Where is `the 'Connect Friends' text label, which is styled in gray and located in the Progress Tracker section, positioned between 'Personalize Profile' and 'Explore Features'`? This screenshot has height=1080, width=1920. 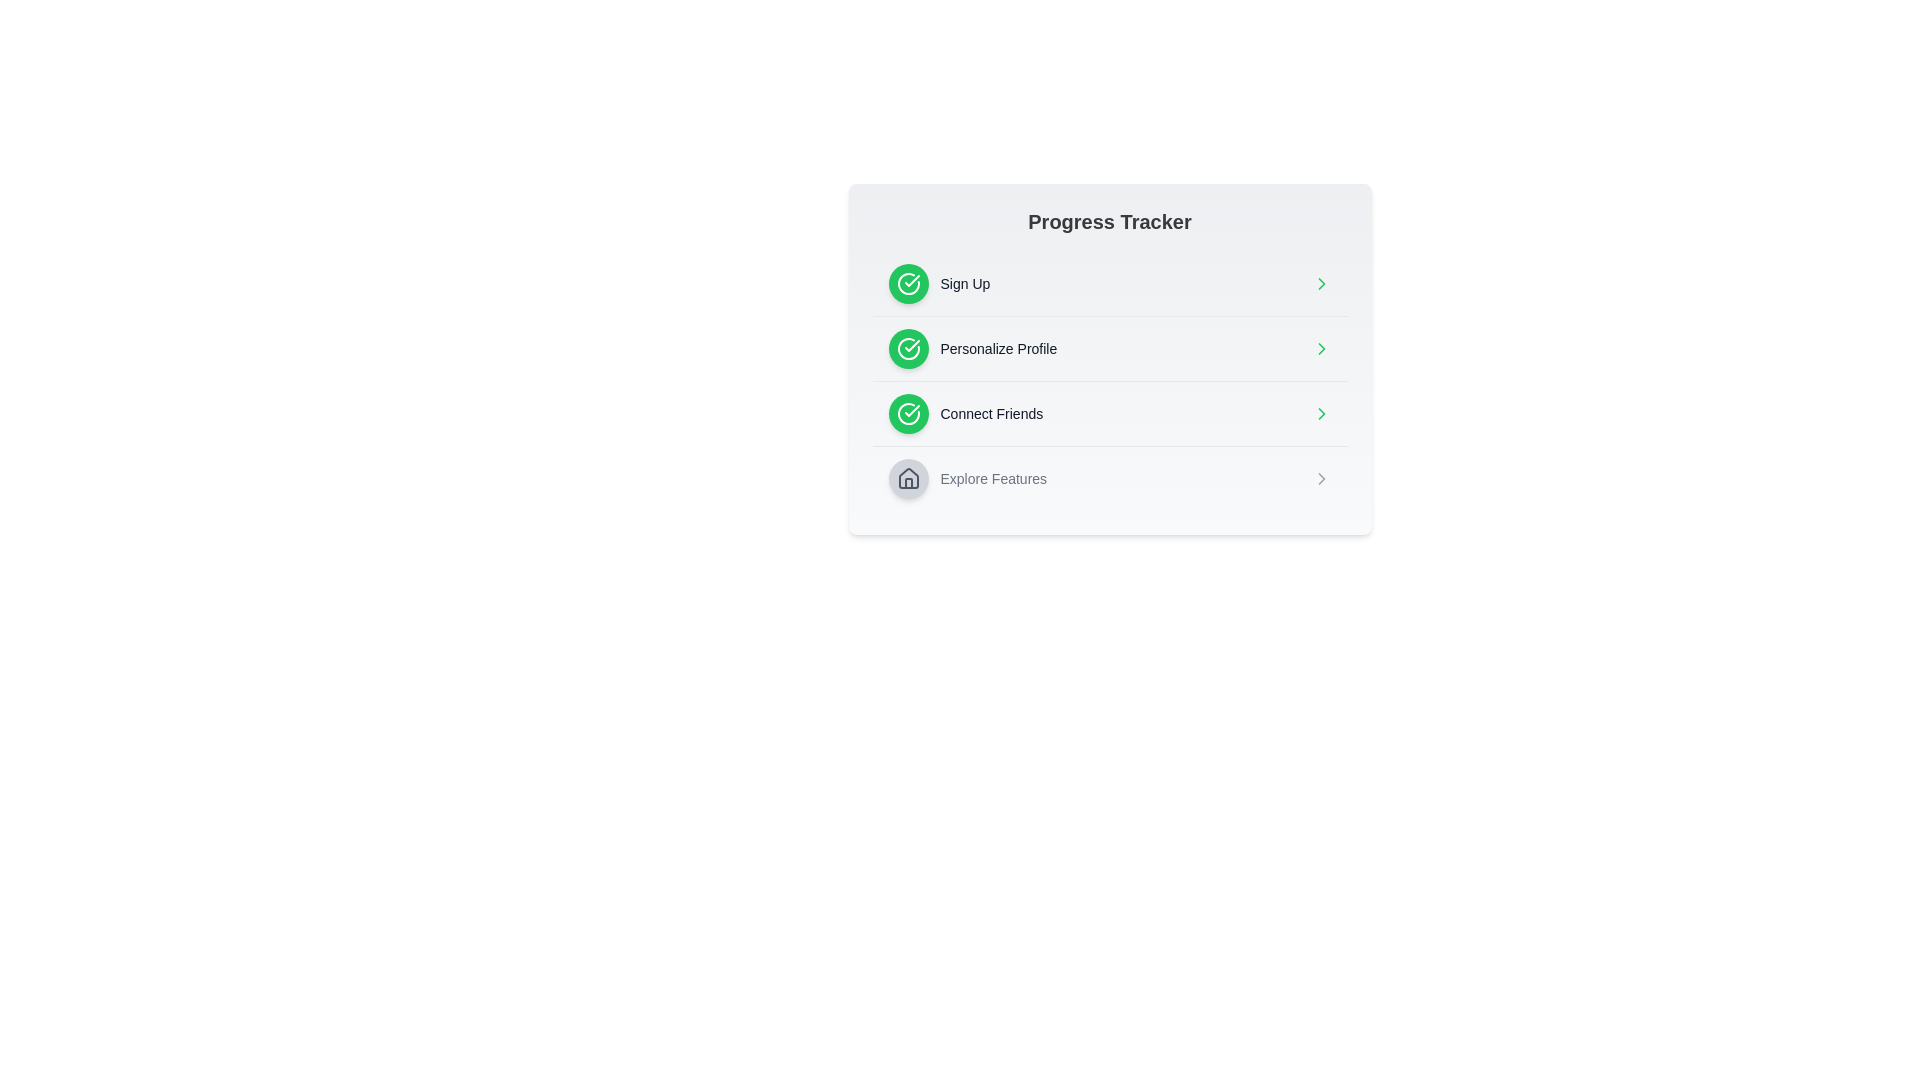 the 'Connect Friends' text label, which is styled in gray and located in the Progress Tracker section, positioned between 'Personalize Profile' and 'Explore Features' is located at coordinates (991, 412).